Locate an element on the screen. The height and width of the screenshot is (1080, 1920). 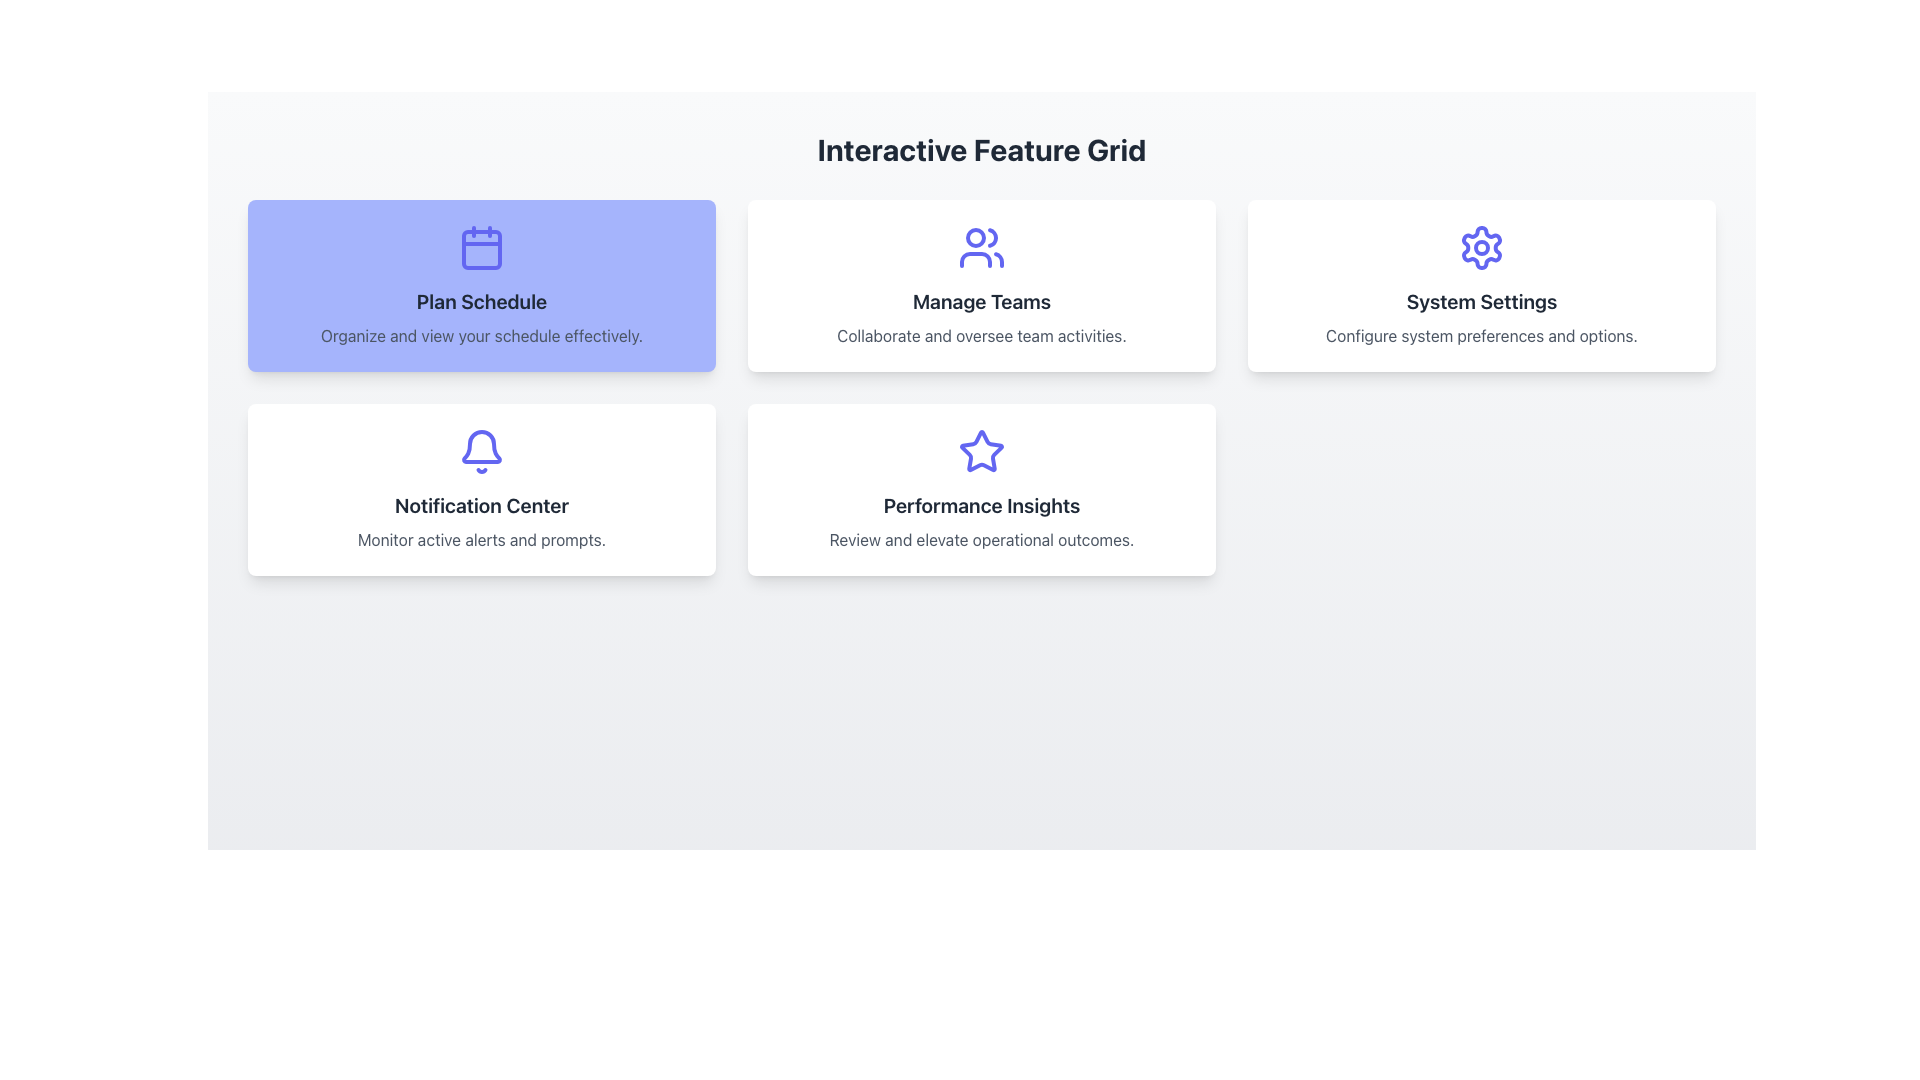
the Feature card located in the second column of the top row of the grid layout is located at coordinates (982, 285).